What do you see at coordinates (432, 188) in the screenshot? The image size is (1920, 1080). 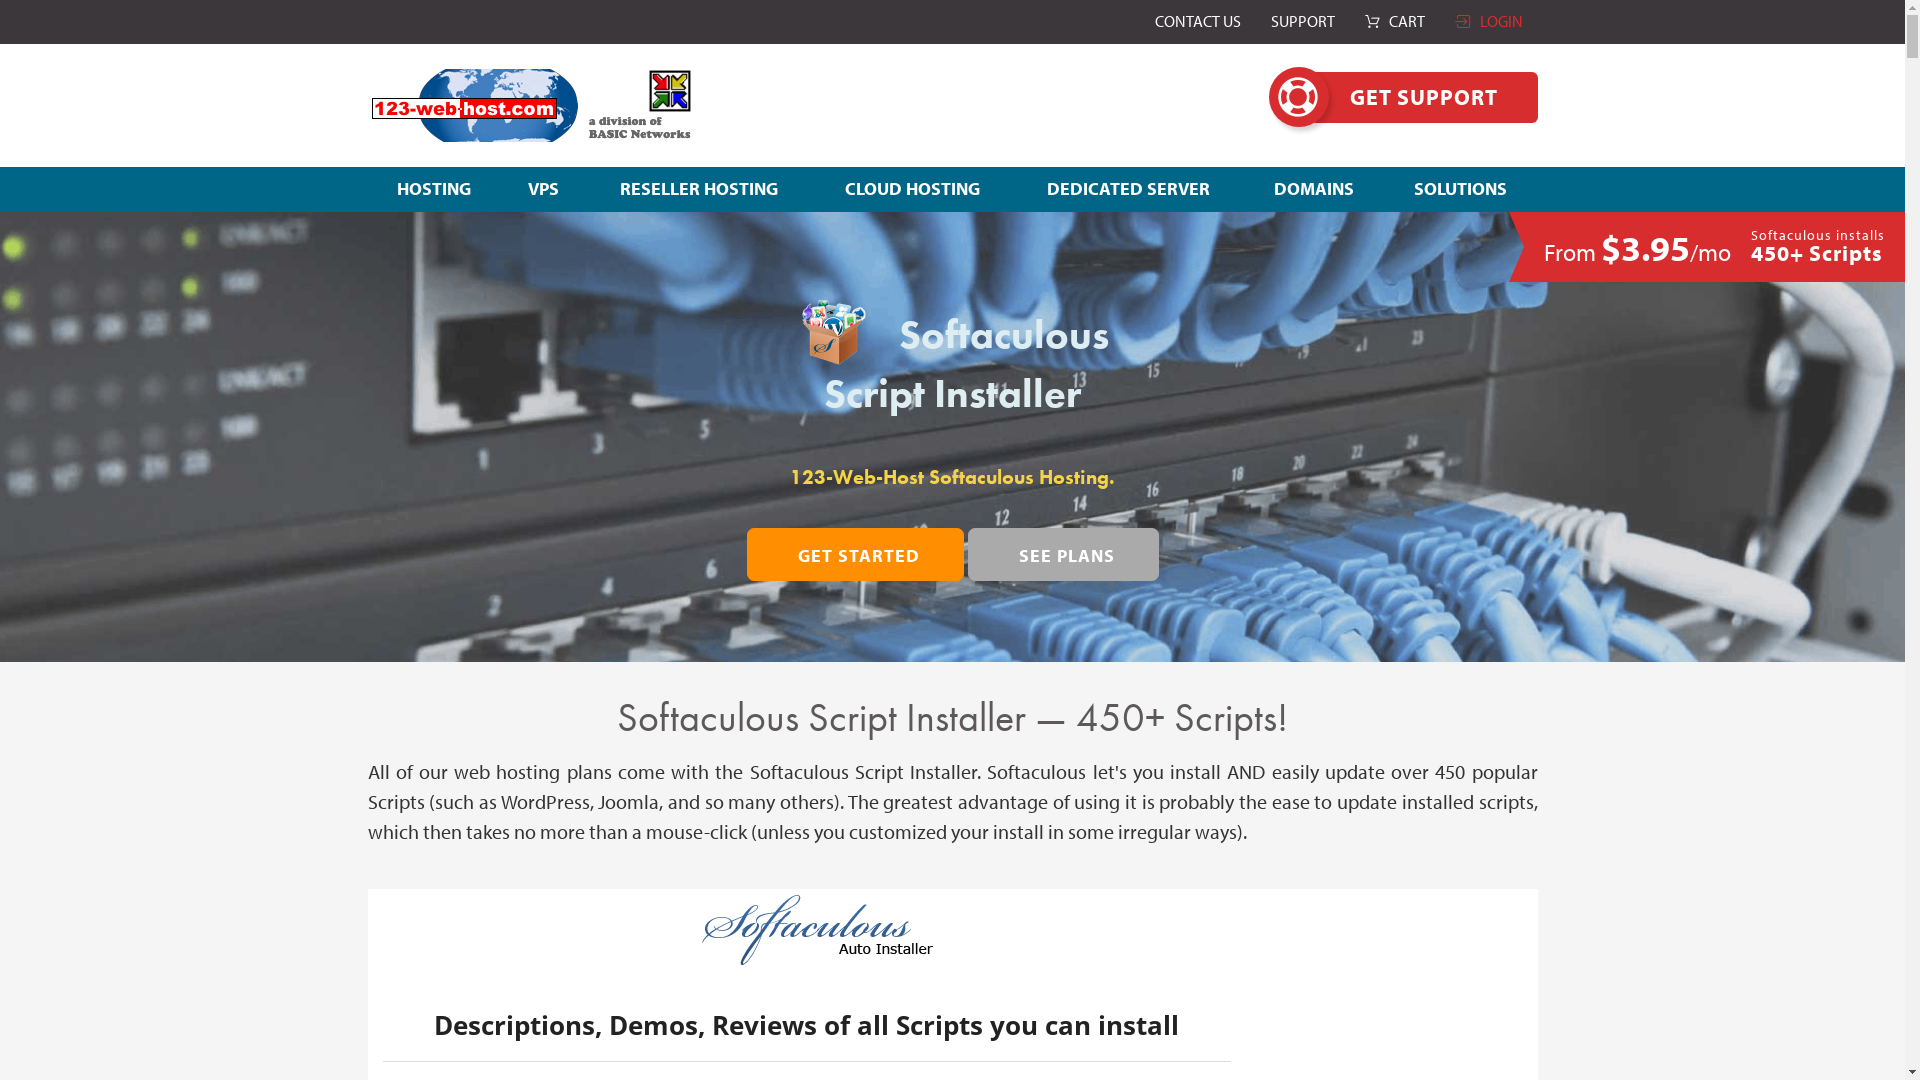 I see `'HOSTING'` at bounding box center [432, 188].